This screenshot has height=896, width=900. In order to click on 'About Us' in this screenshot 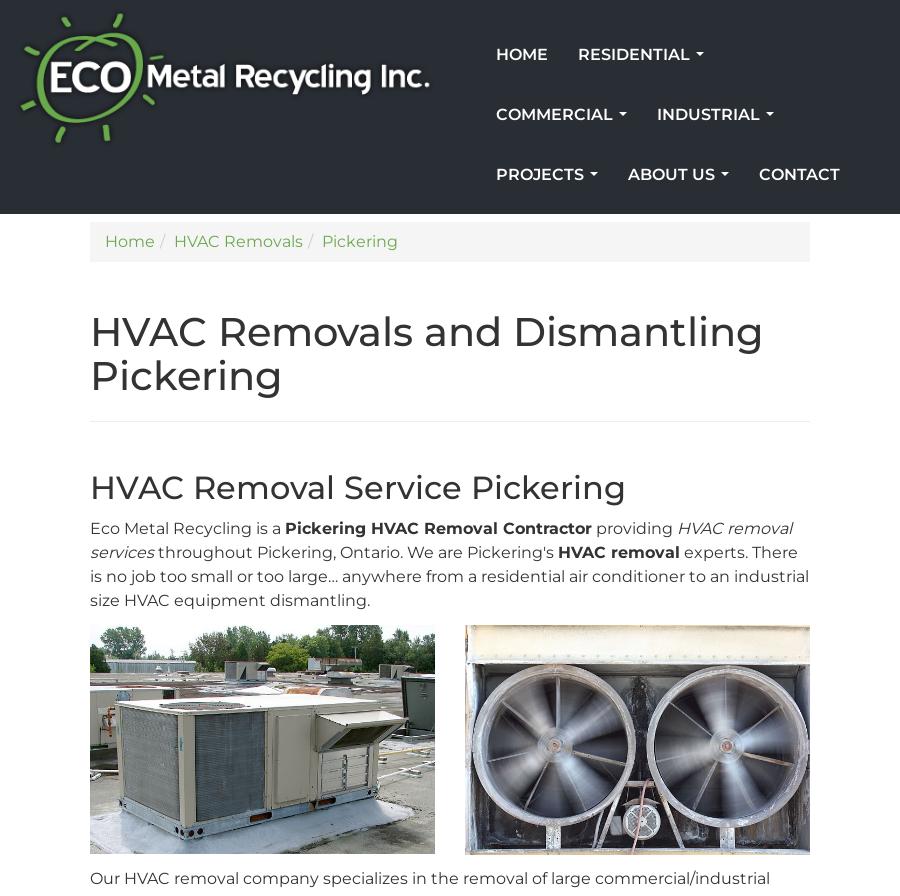, I will do `click(628, 174)`.